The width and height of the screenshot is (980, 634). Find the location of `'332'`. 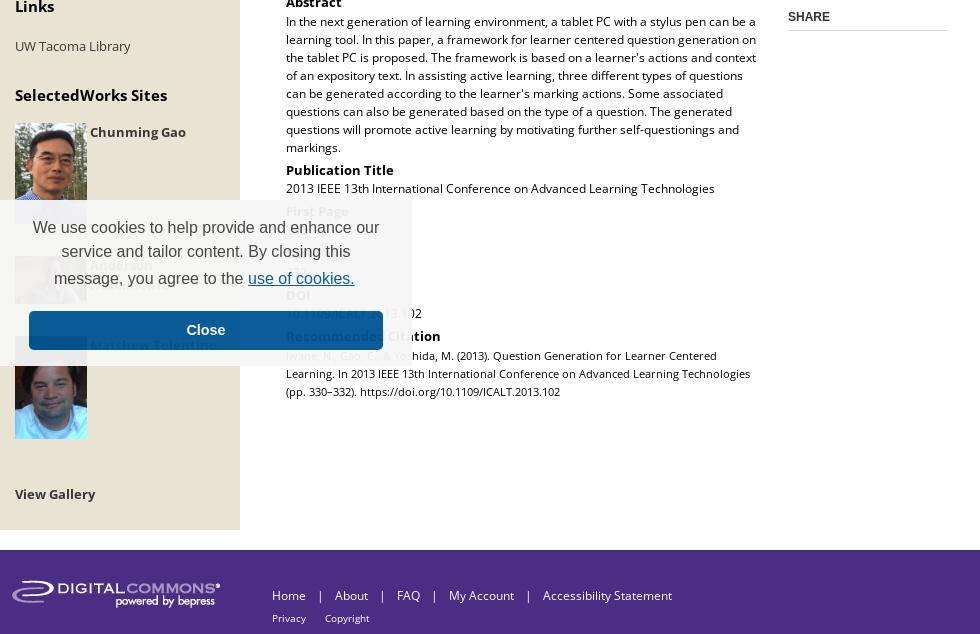

'332' is located at coordinates (296, 271).